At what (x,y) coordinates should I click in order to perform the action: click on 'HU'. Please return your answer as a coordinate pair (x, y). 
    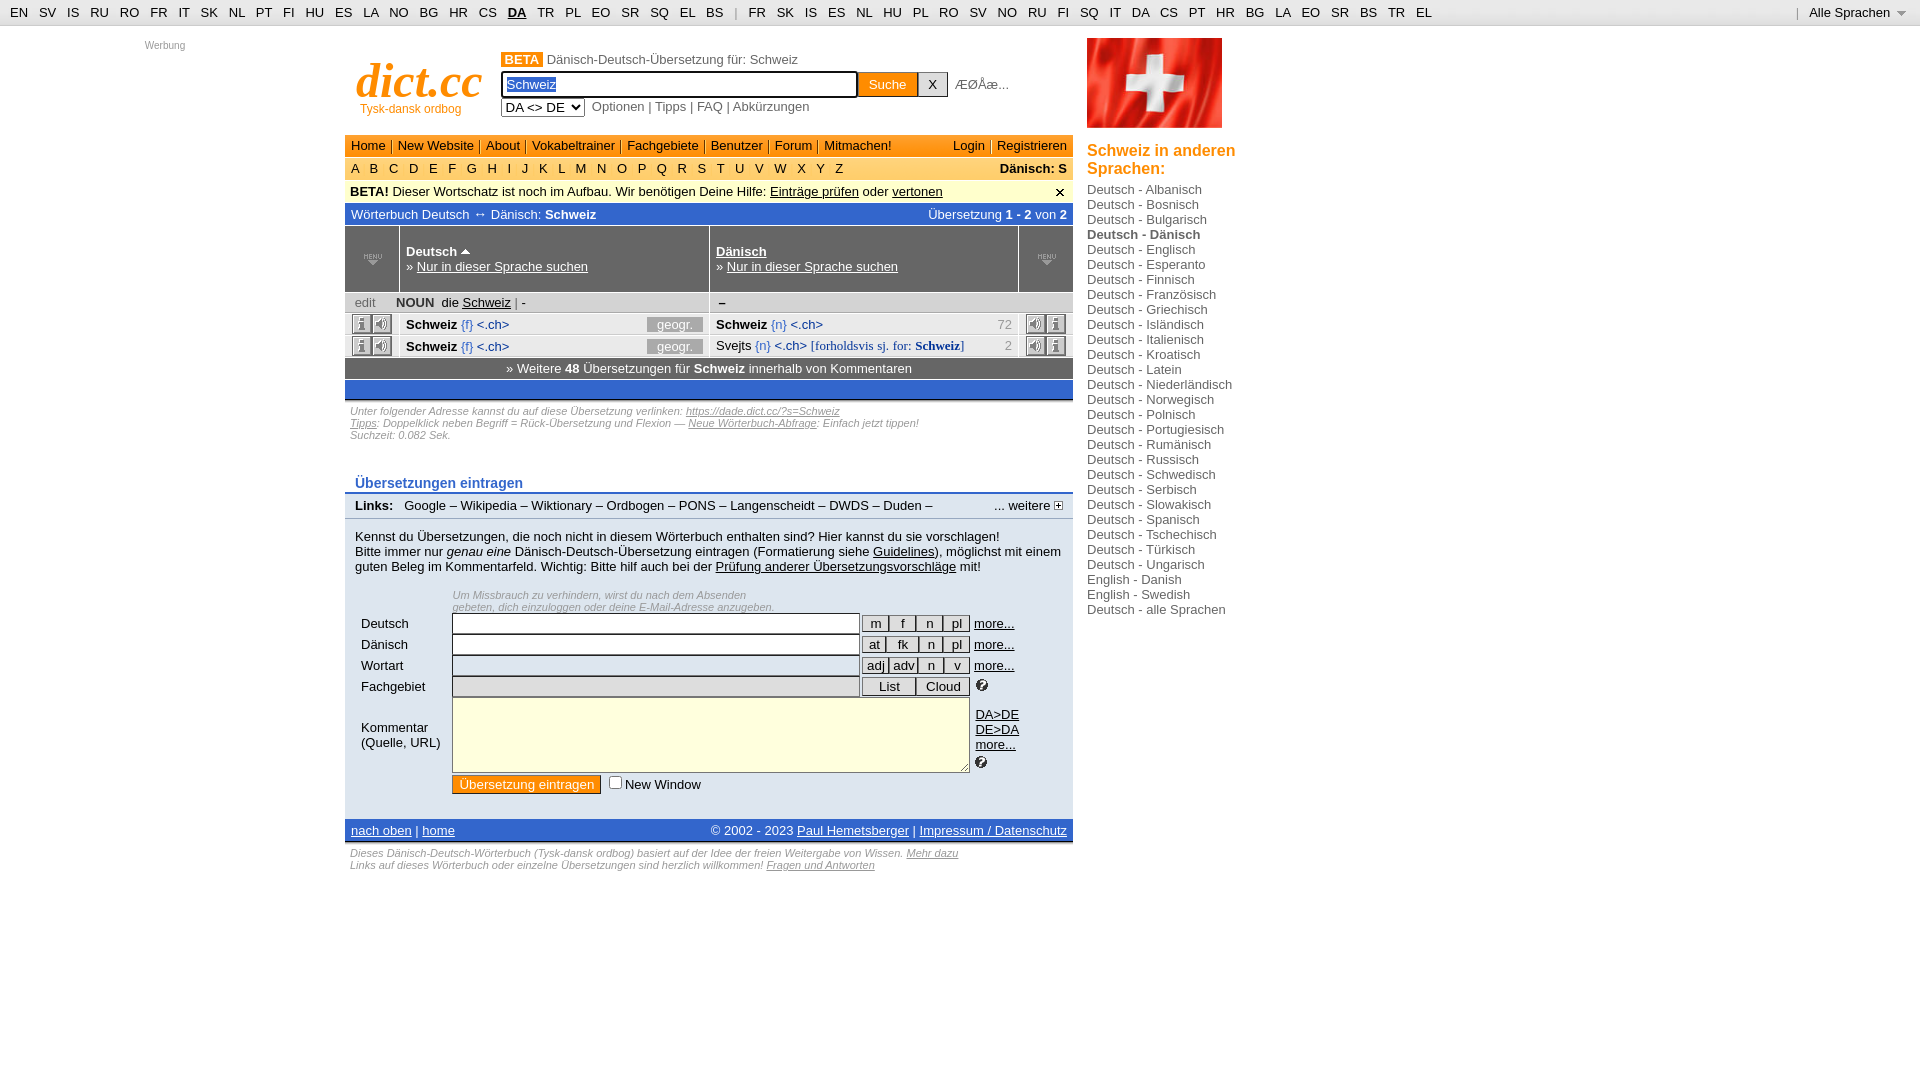
    Looking at the image, I should click on (891, 12).